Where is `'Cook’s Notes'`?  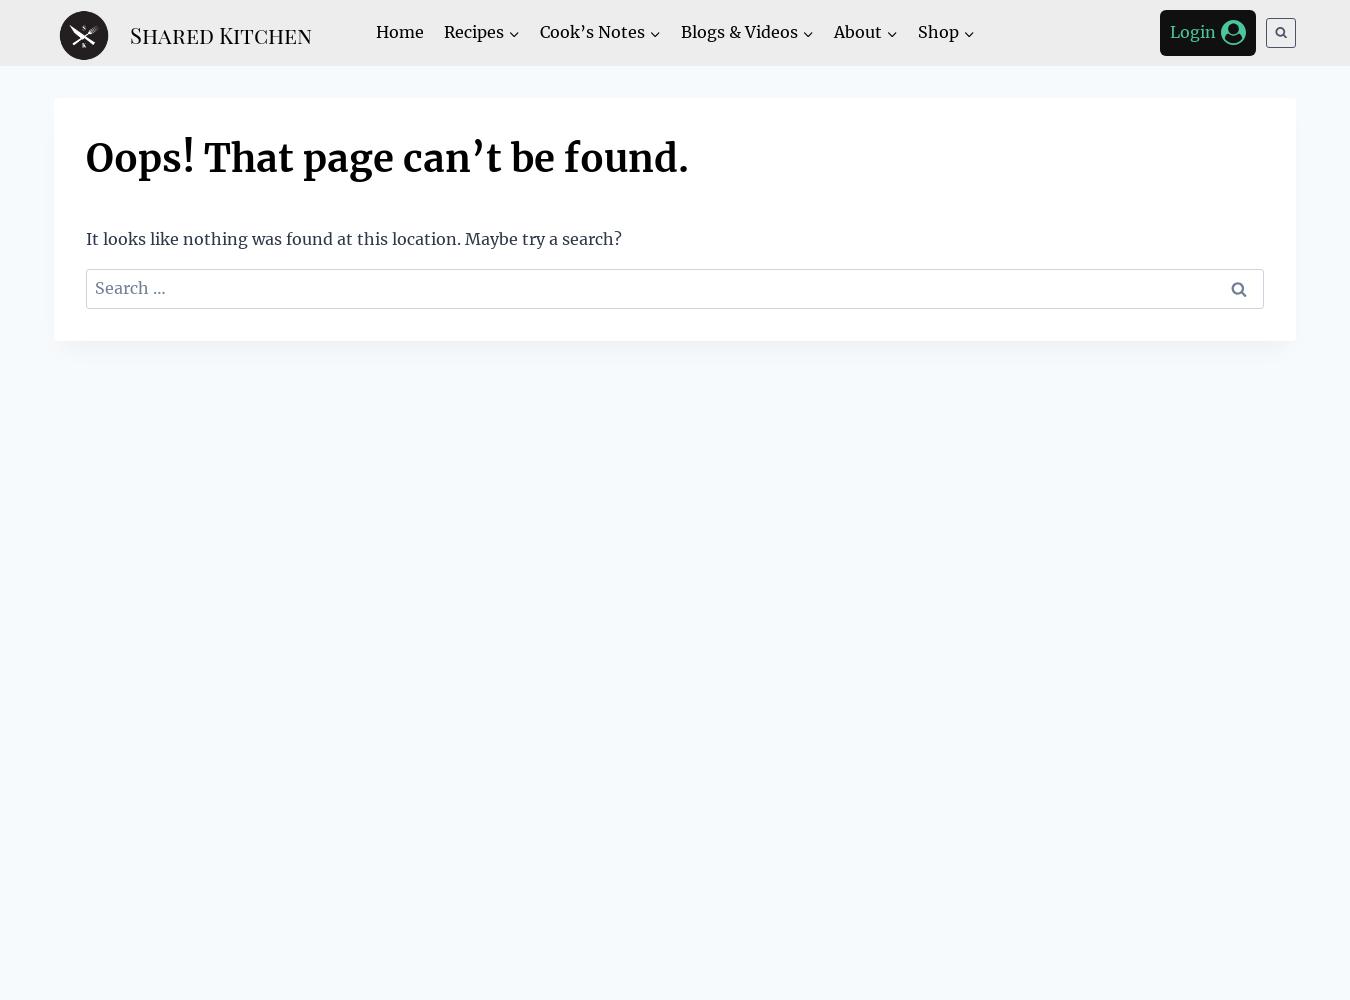
'Cook’s Notes' is located at coordinates (591, 31).